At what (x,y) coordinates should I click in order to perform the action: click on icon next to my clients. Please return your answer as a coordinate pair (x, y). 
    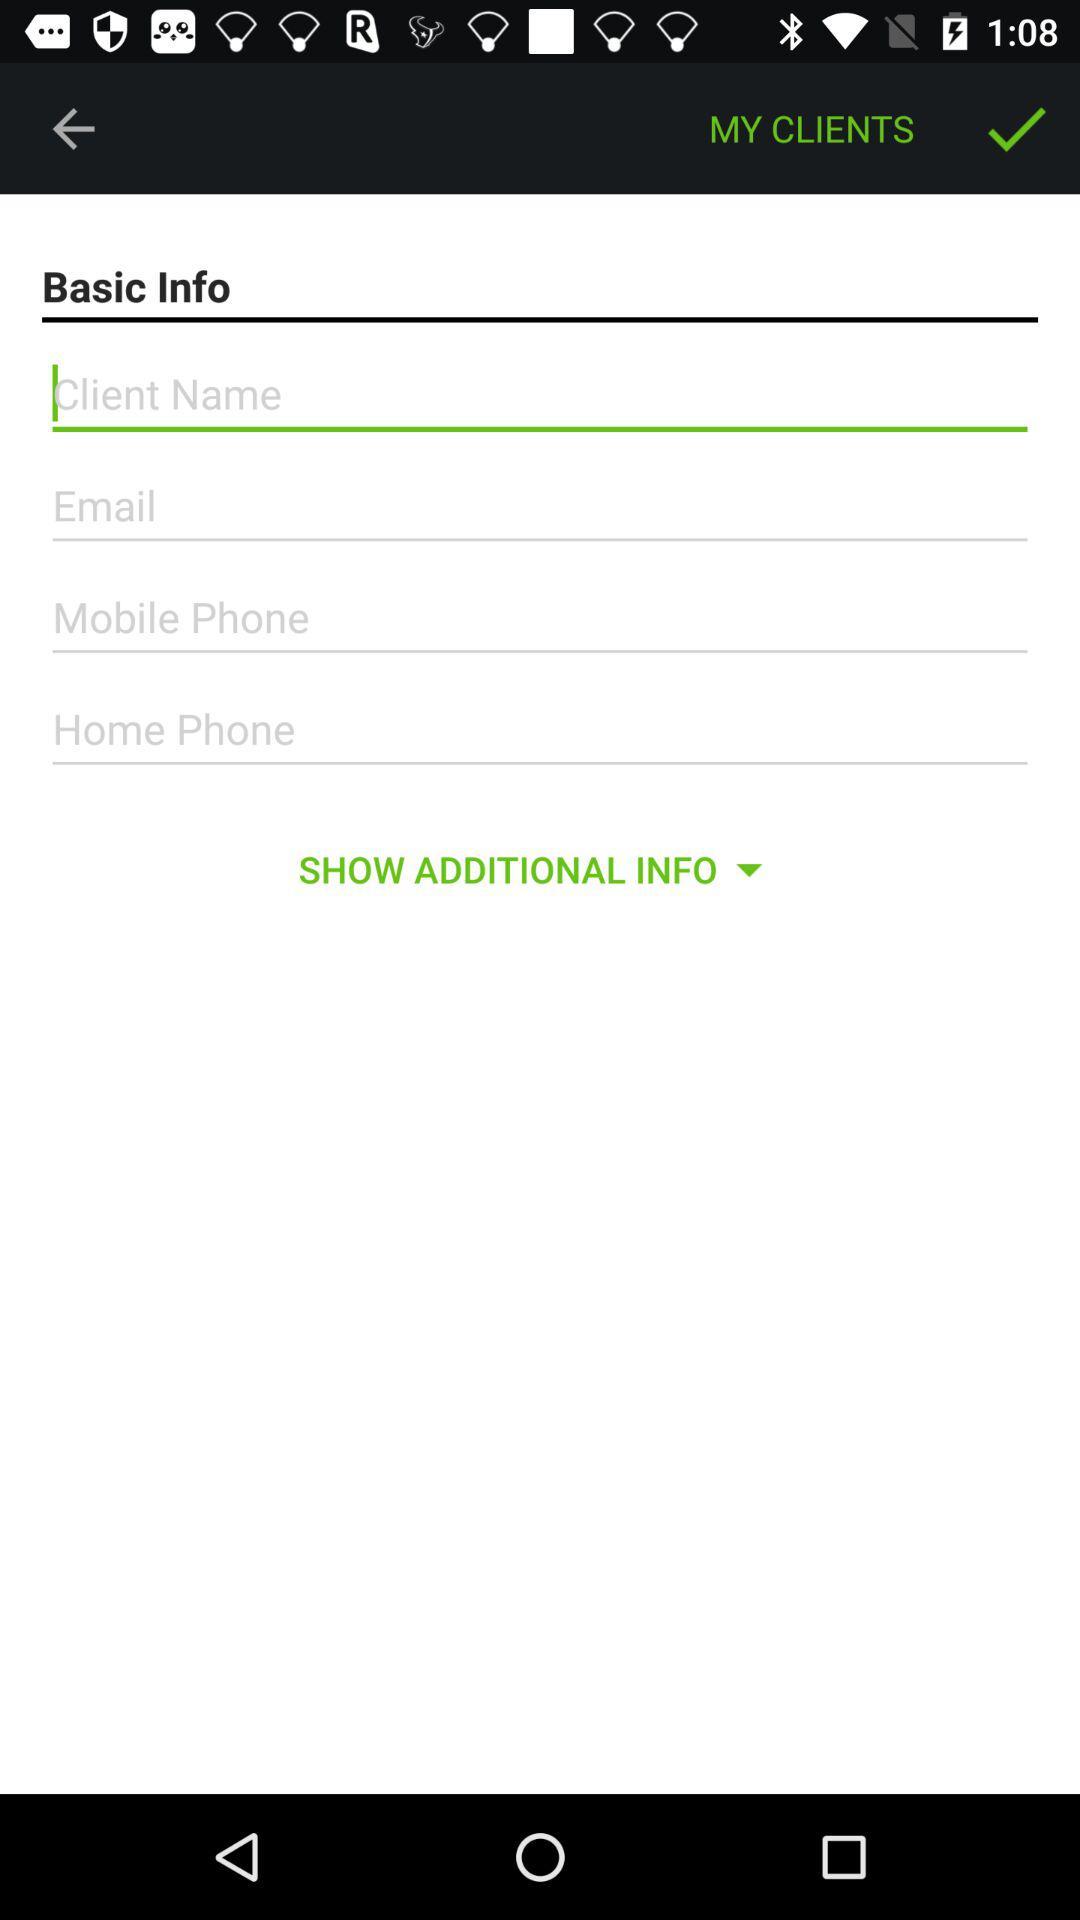
    Looking at the image, I should click on (72, 127).